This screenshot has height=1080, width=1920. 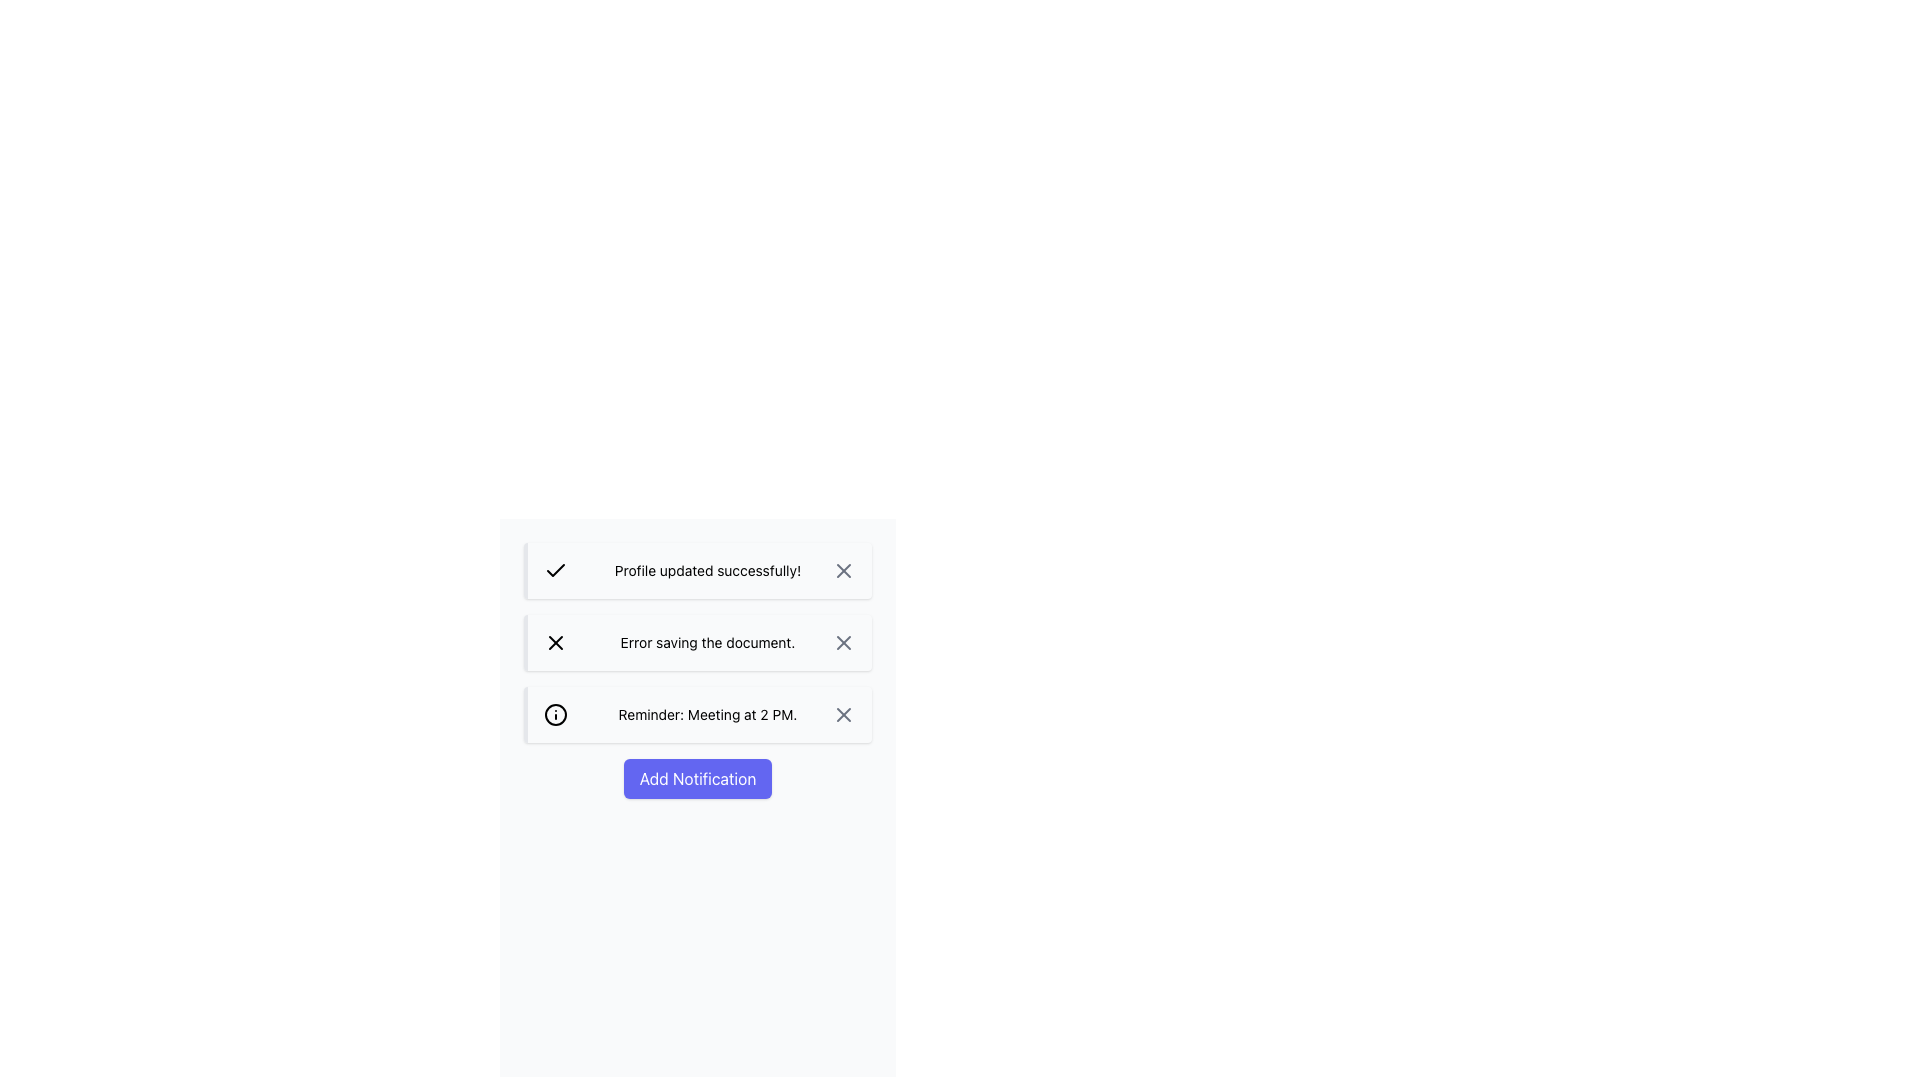 I want to click on the 'X' icon that represents a close or cancel action, located to the left of the notification reading 'Error saving the document.', so click(x=556, y=643).